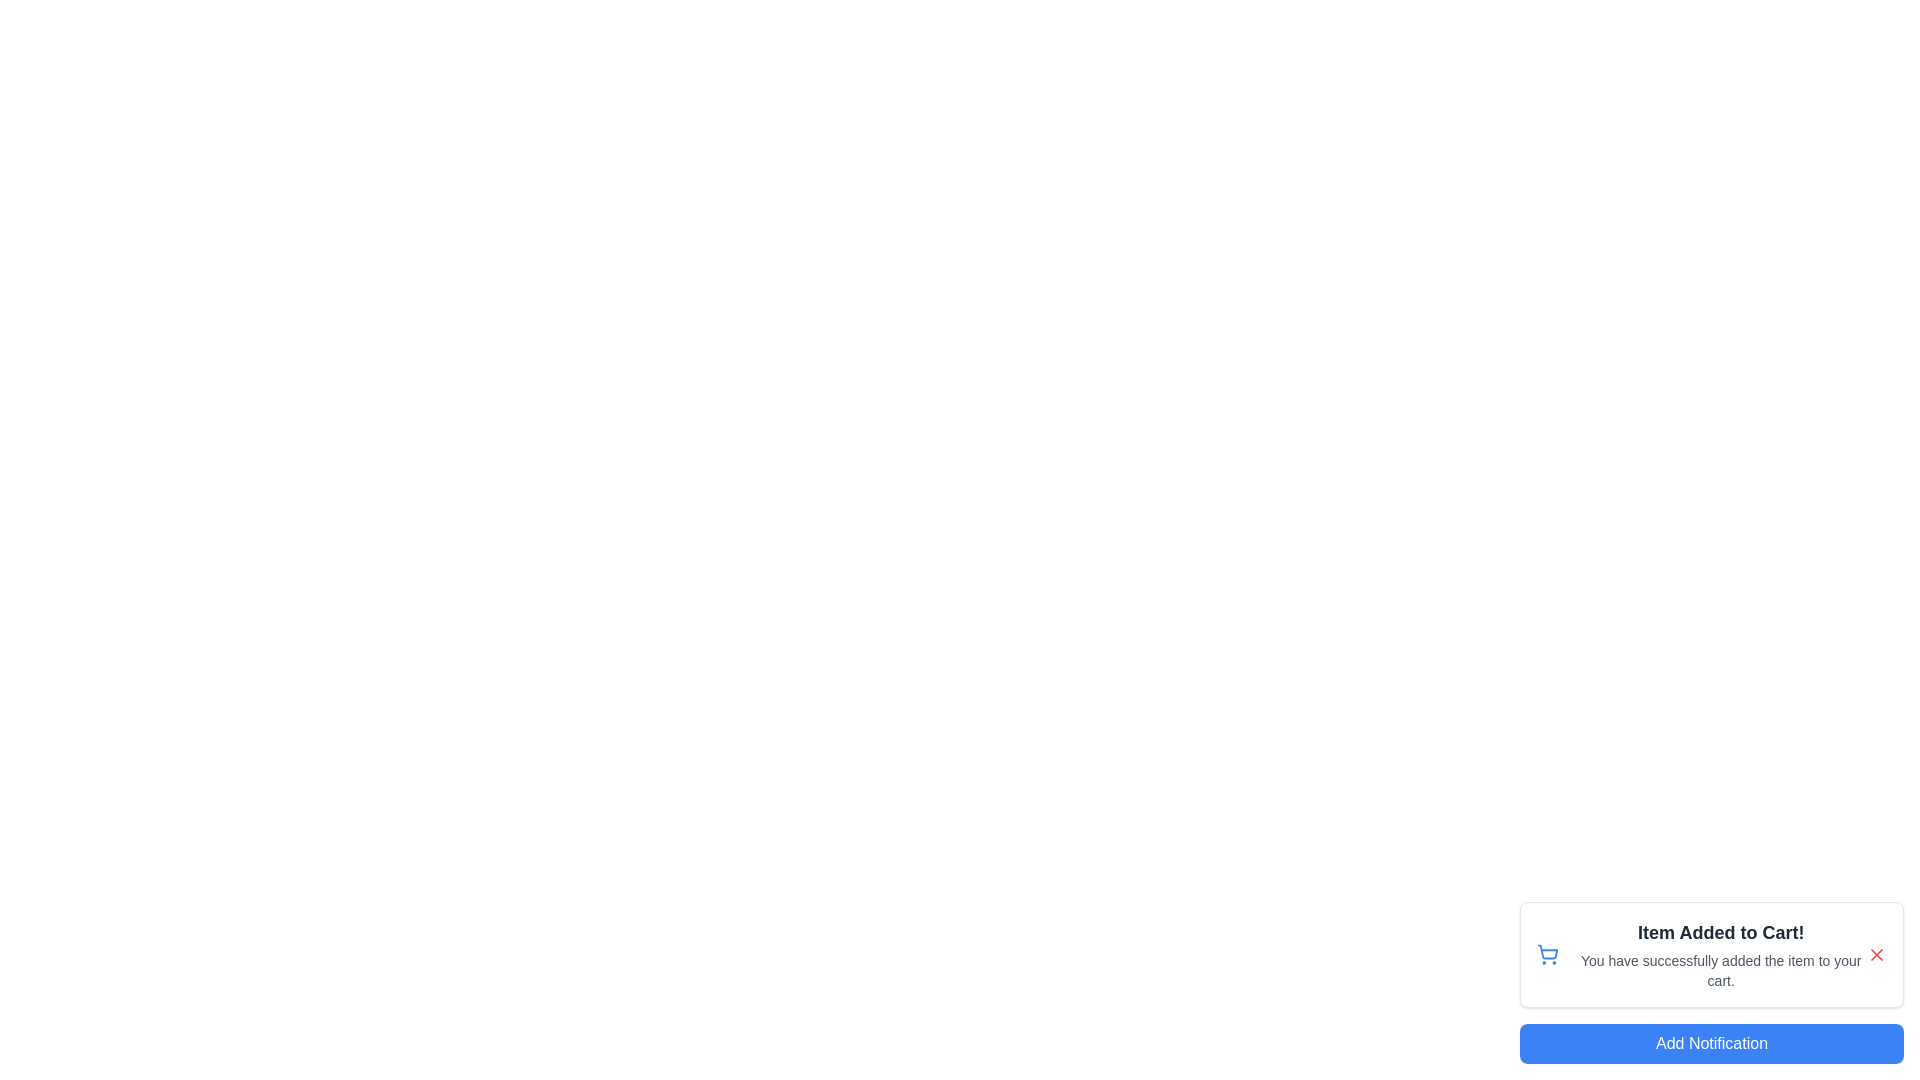  Describe the element at coordinates (1875, 954) in the screenshot. I see `the close button located at the top-right corner of the notification card` at that location.